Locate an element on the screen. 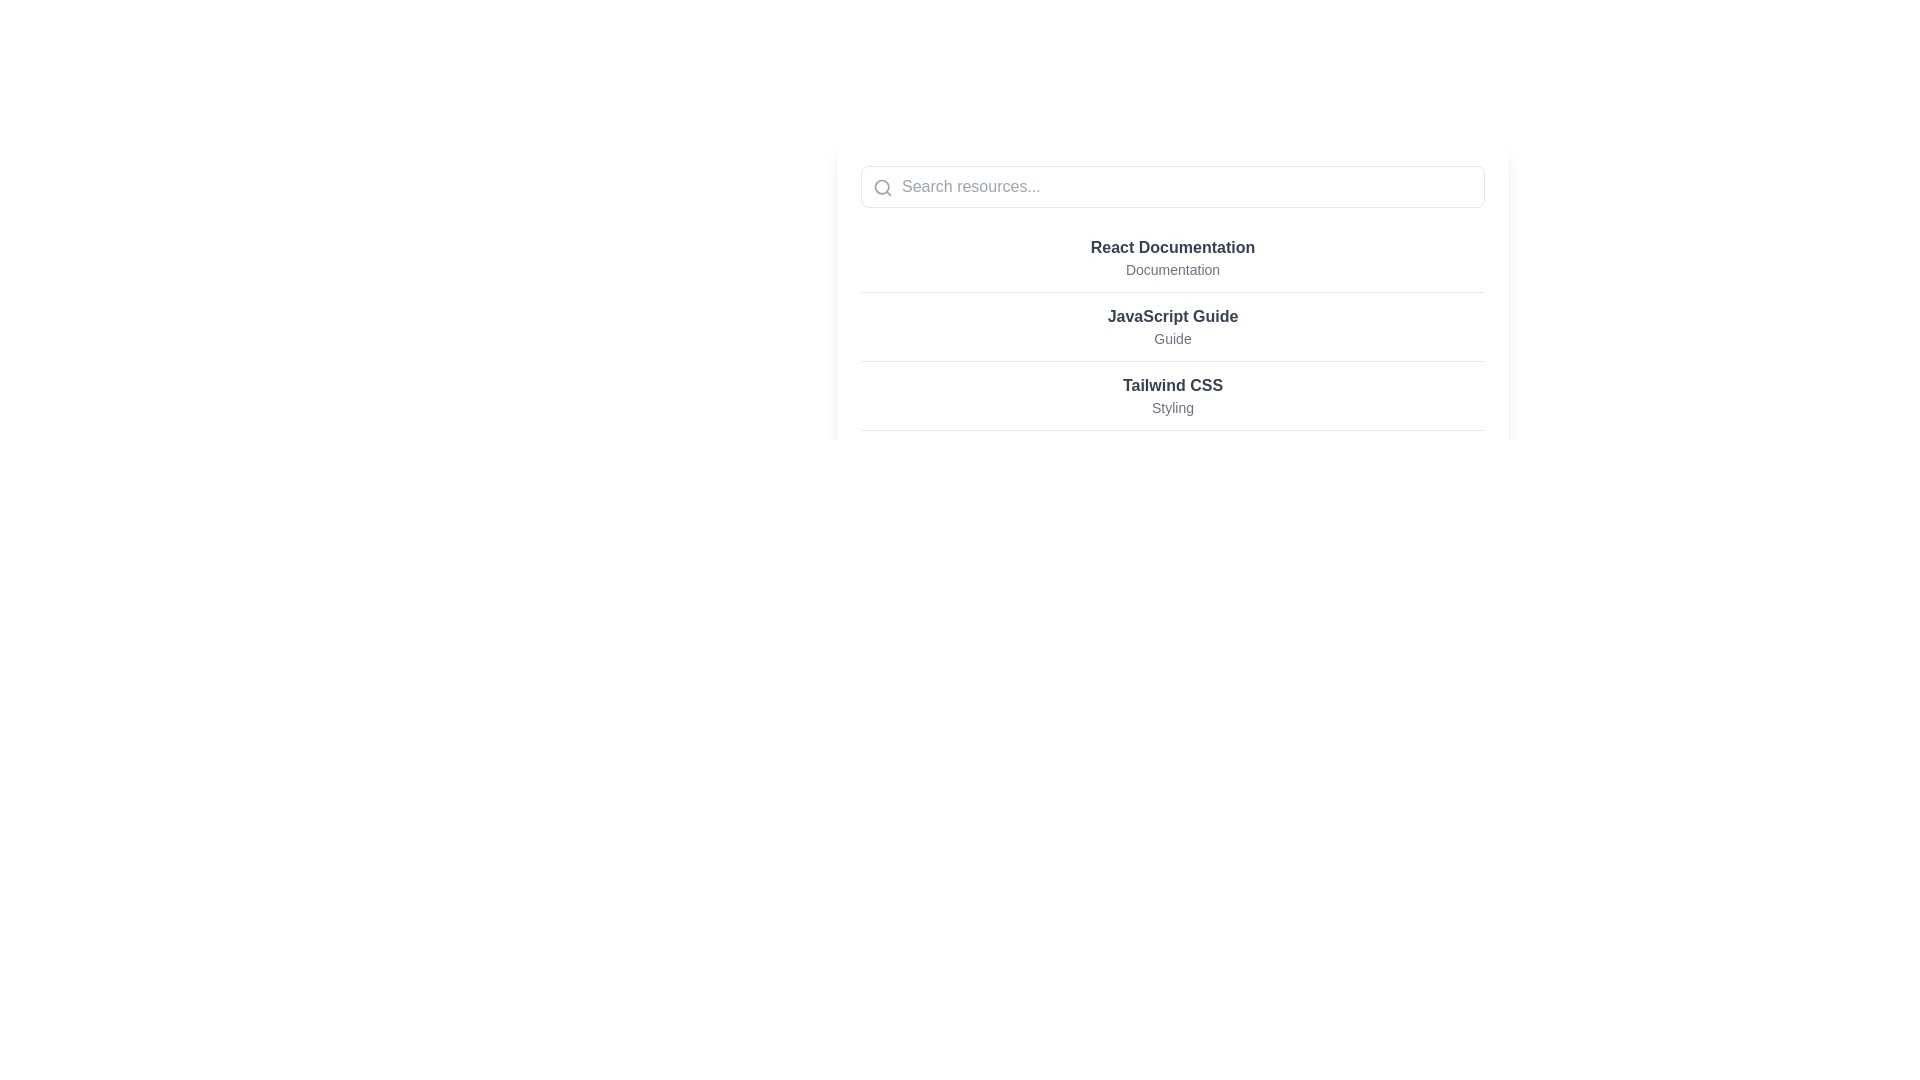 Image resolution: width=1920 pixels, height=1080 pixels. the third item in the vertical list that displays 'Tailwind CSS' in bold and 'Styling' in smaller text is located at coordinates (1172, 396).